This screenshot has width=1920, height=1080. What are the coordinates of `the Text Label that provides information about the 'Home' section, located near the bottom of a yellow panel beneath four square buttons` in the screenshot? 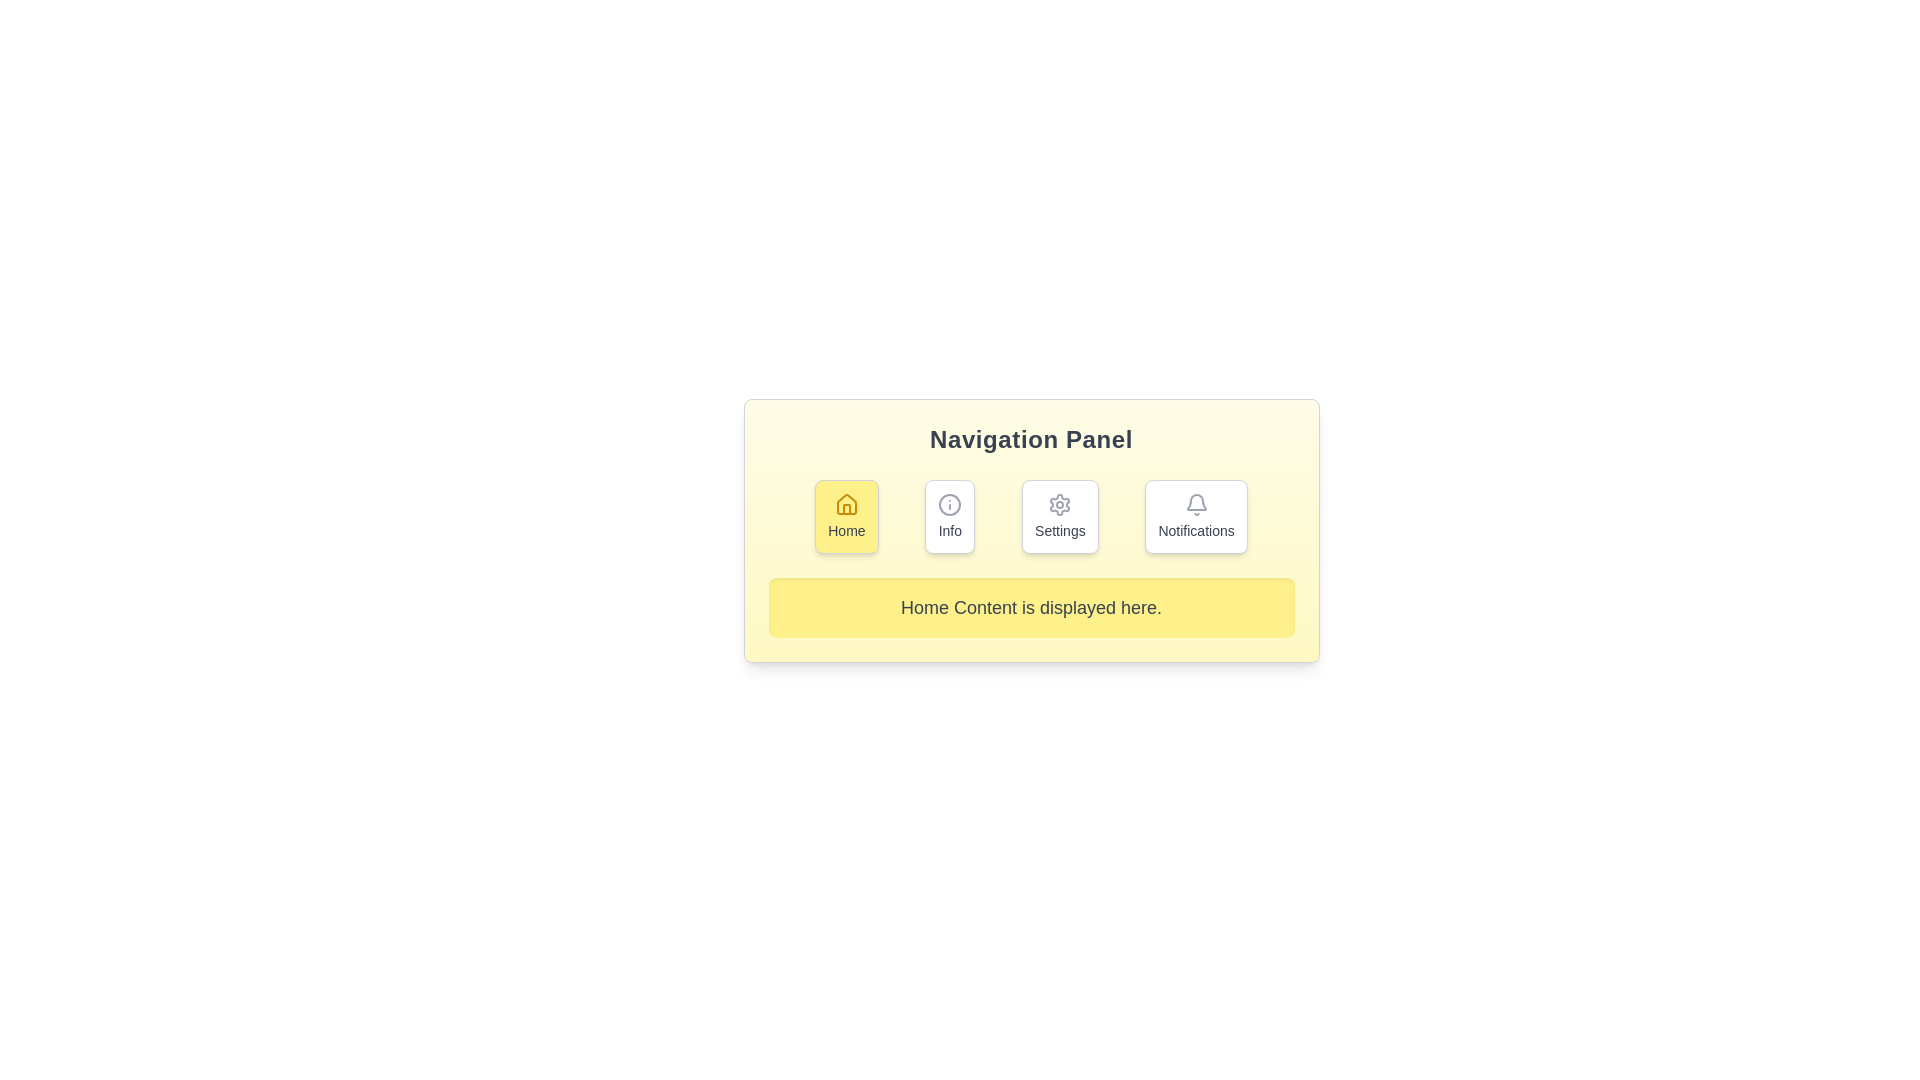 It's located at (1031, 607).